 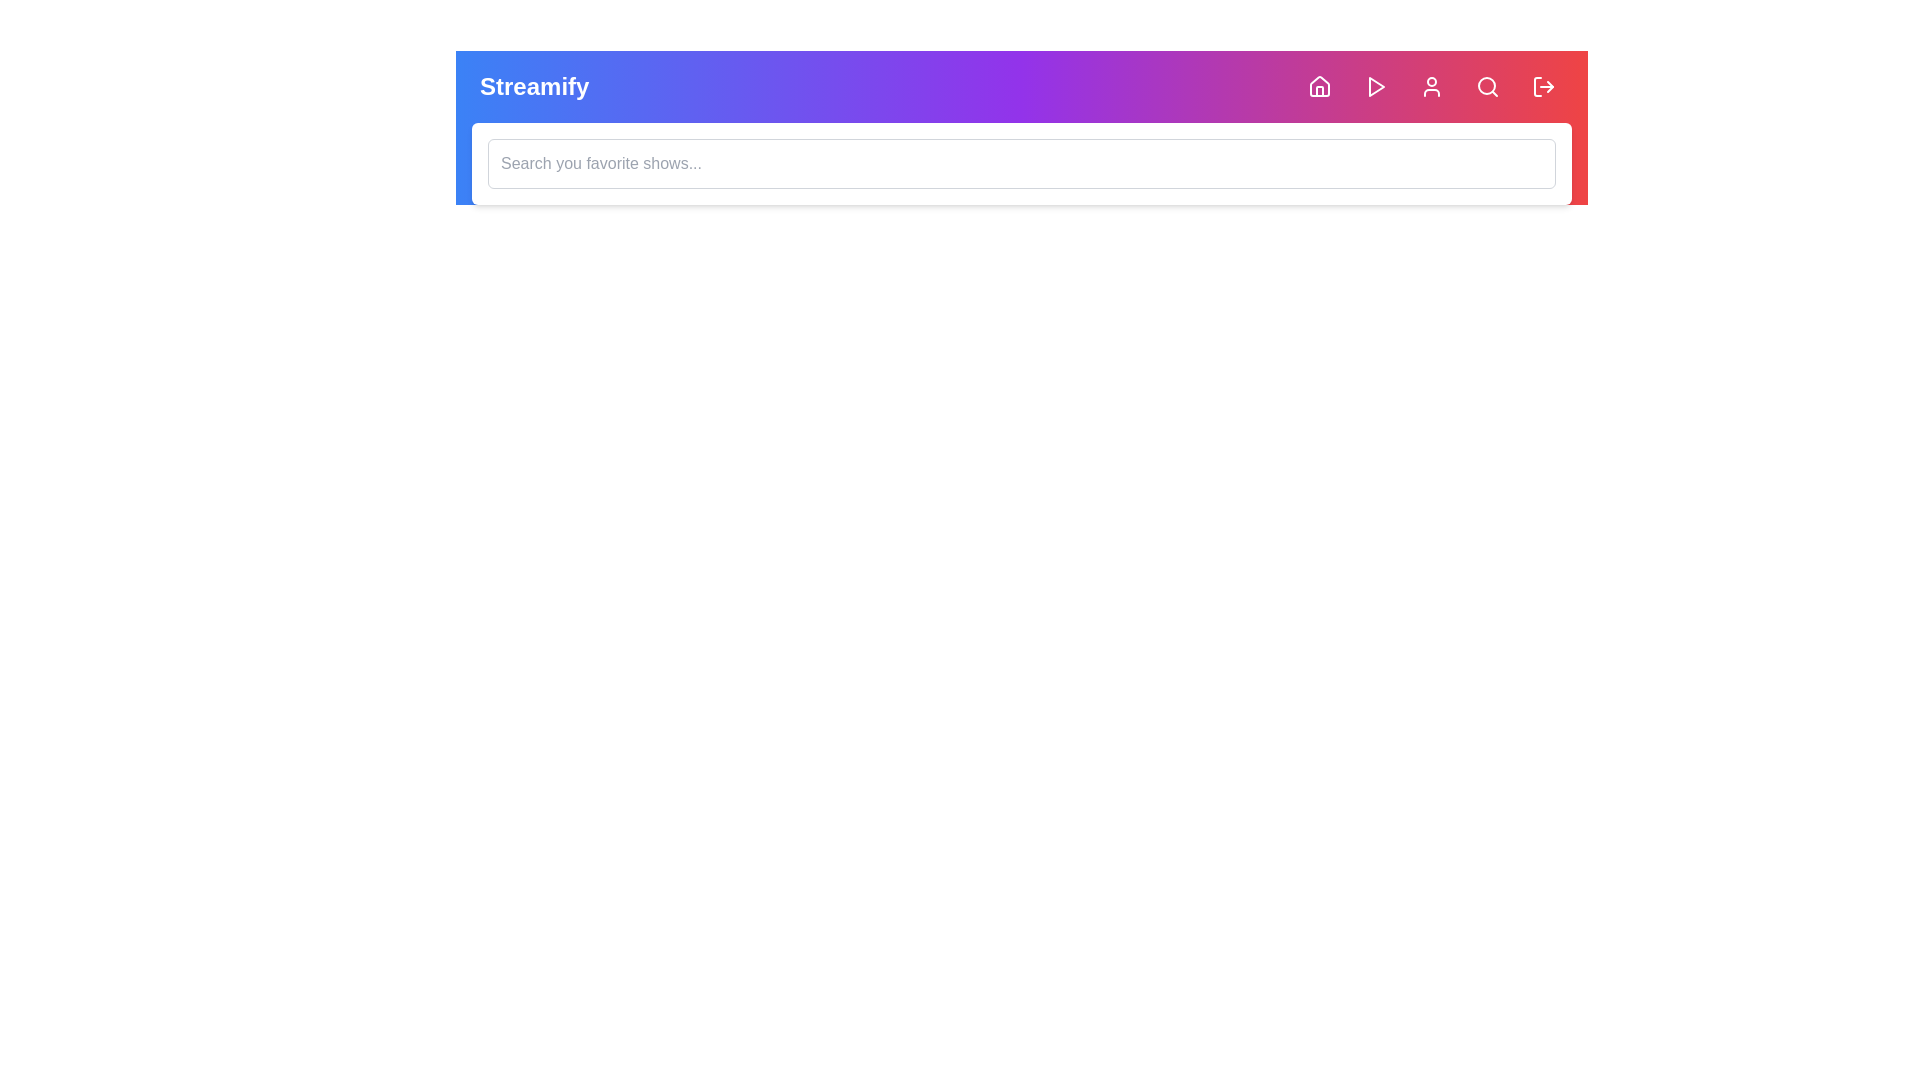 I want to click on the Home button in the navigation bar, so click(x=1320, y=86).